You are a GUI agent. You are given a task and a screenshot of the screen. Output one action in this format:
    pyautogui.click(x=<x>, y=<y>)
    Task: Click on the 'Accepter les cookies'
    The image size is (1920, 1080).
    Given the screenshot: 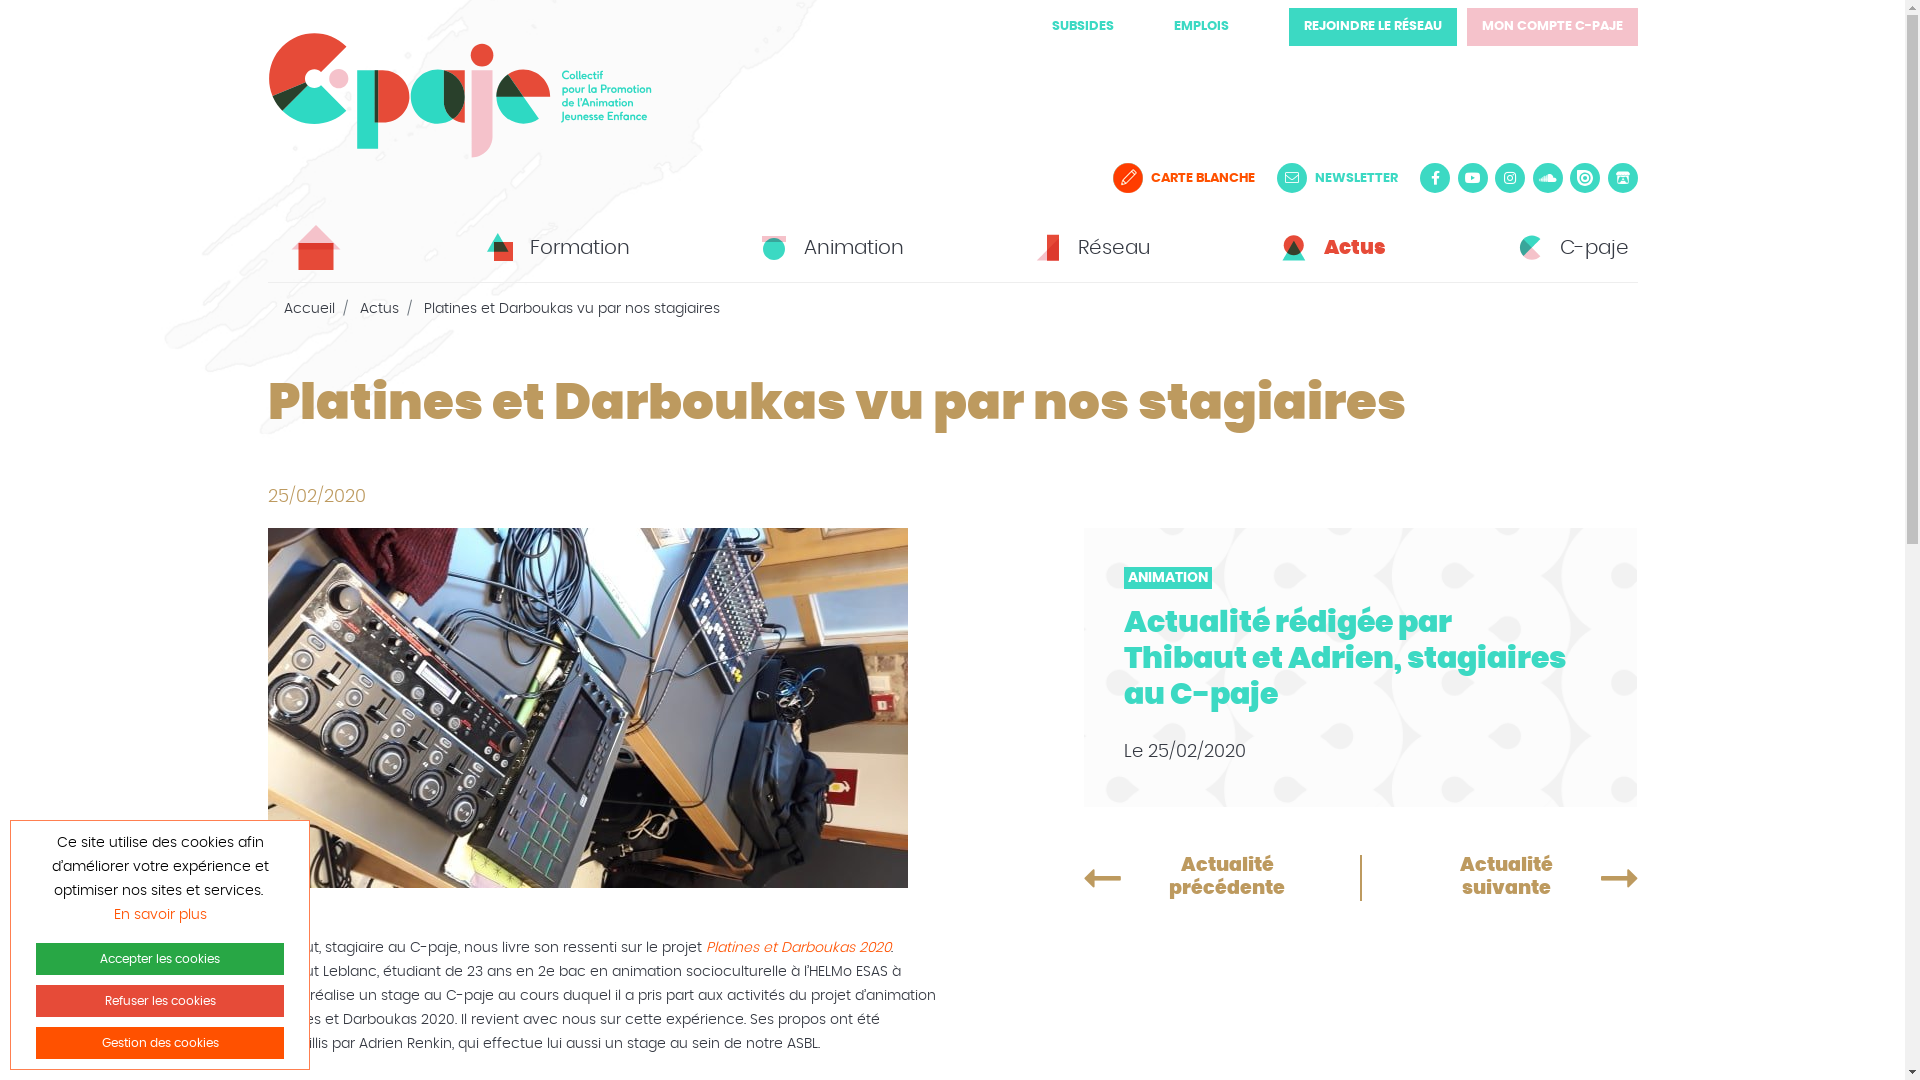 What is the action you would take?
    pyautogui.click(x=158, y=958)
    